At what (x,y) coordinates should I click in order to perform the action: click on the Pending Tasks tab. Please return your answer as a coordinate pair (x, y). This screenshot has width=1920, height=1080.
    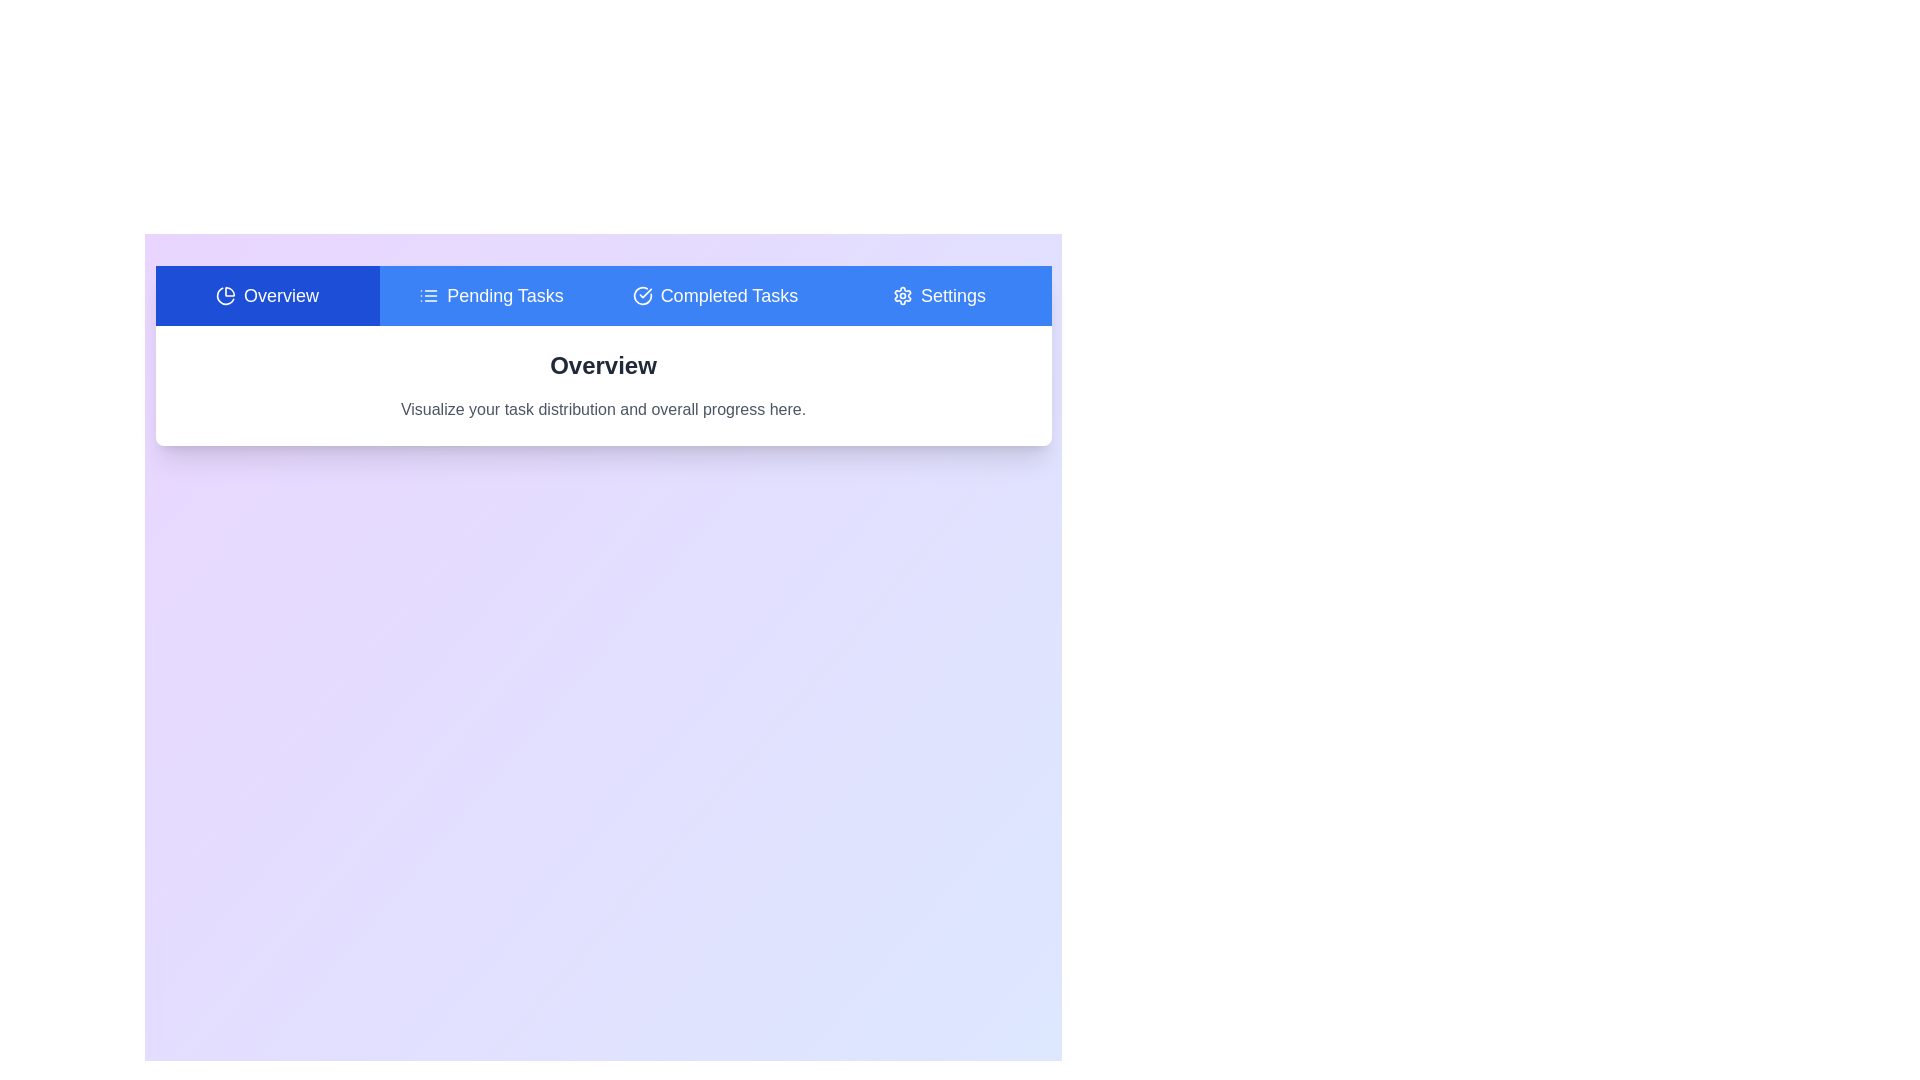
    Looking at the image, I should click on (491, 296).